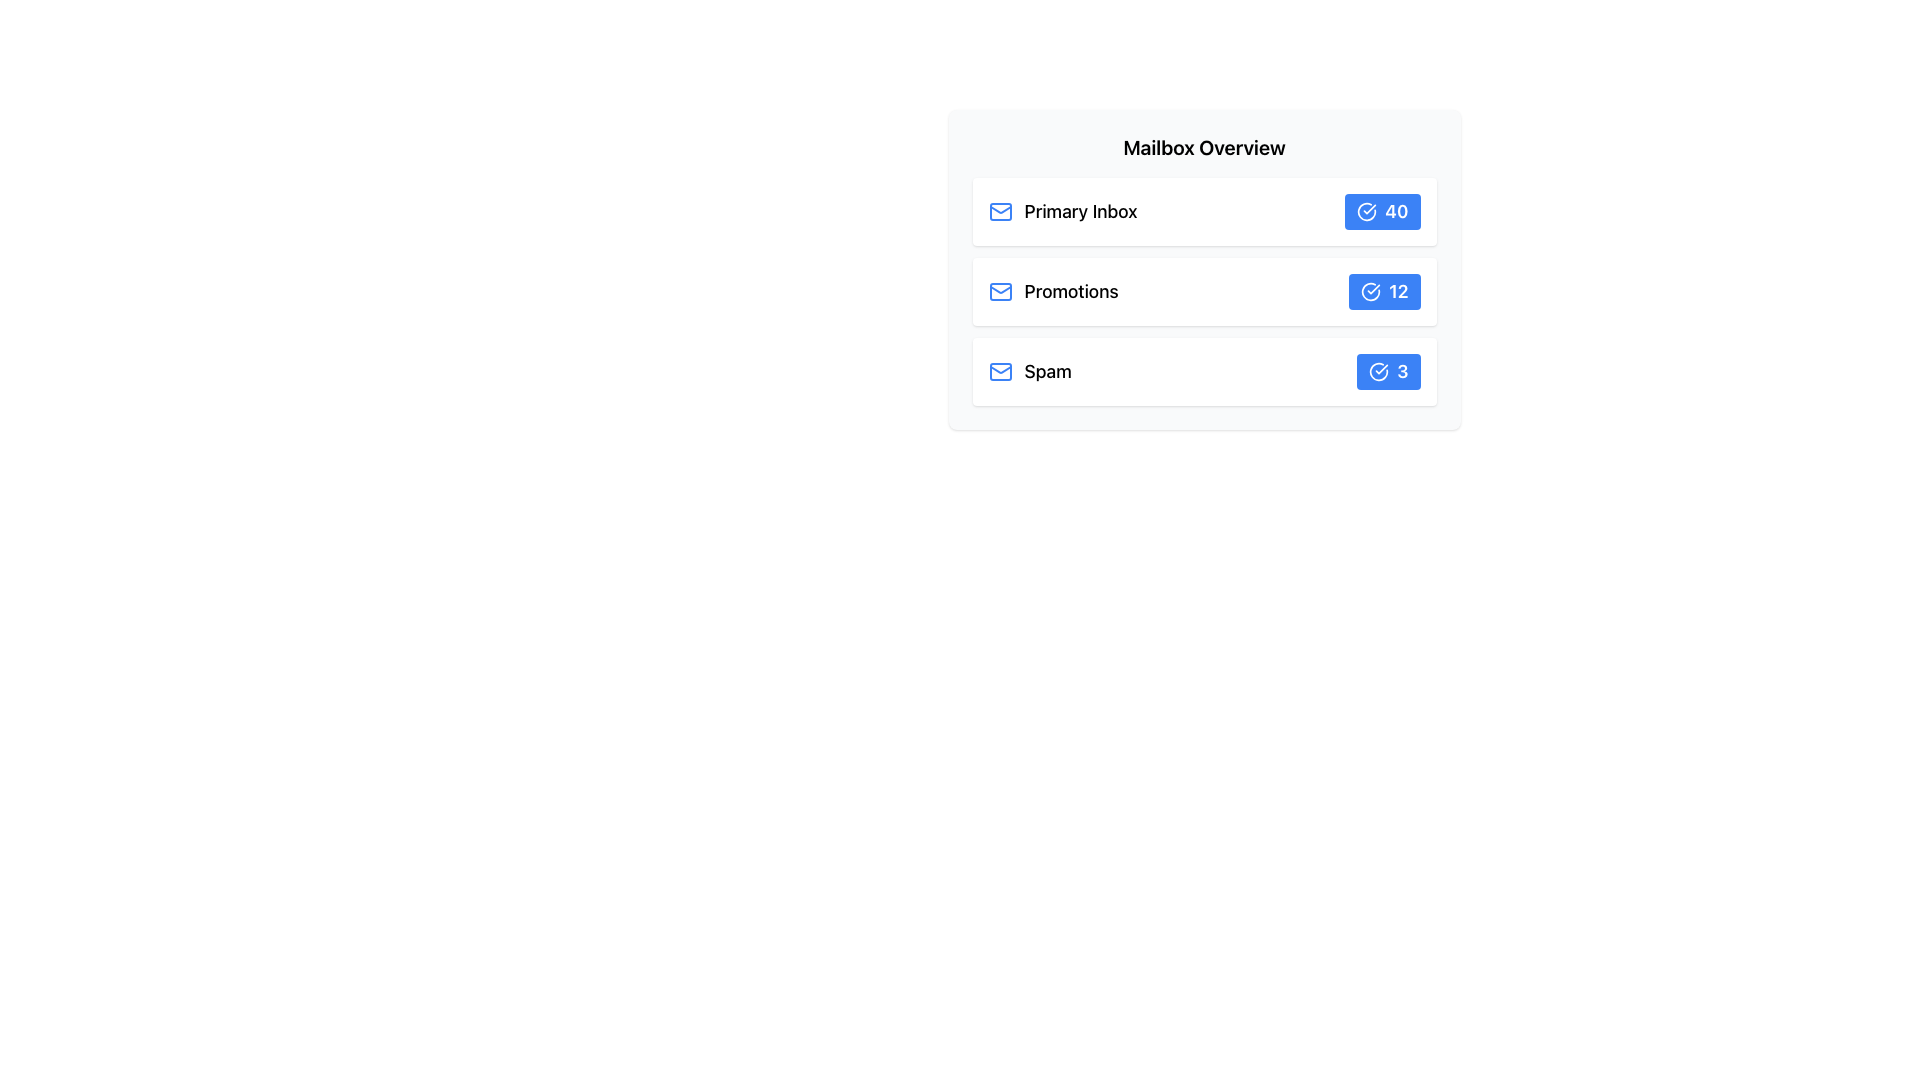 This screenshot has width=1920, height=1080. I want to click on the text label displaying the word 'Spam' located at the bottom of a vertical list within the 'Mailbox Overview' card, so click(1047, 371).